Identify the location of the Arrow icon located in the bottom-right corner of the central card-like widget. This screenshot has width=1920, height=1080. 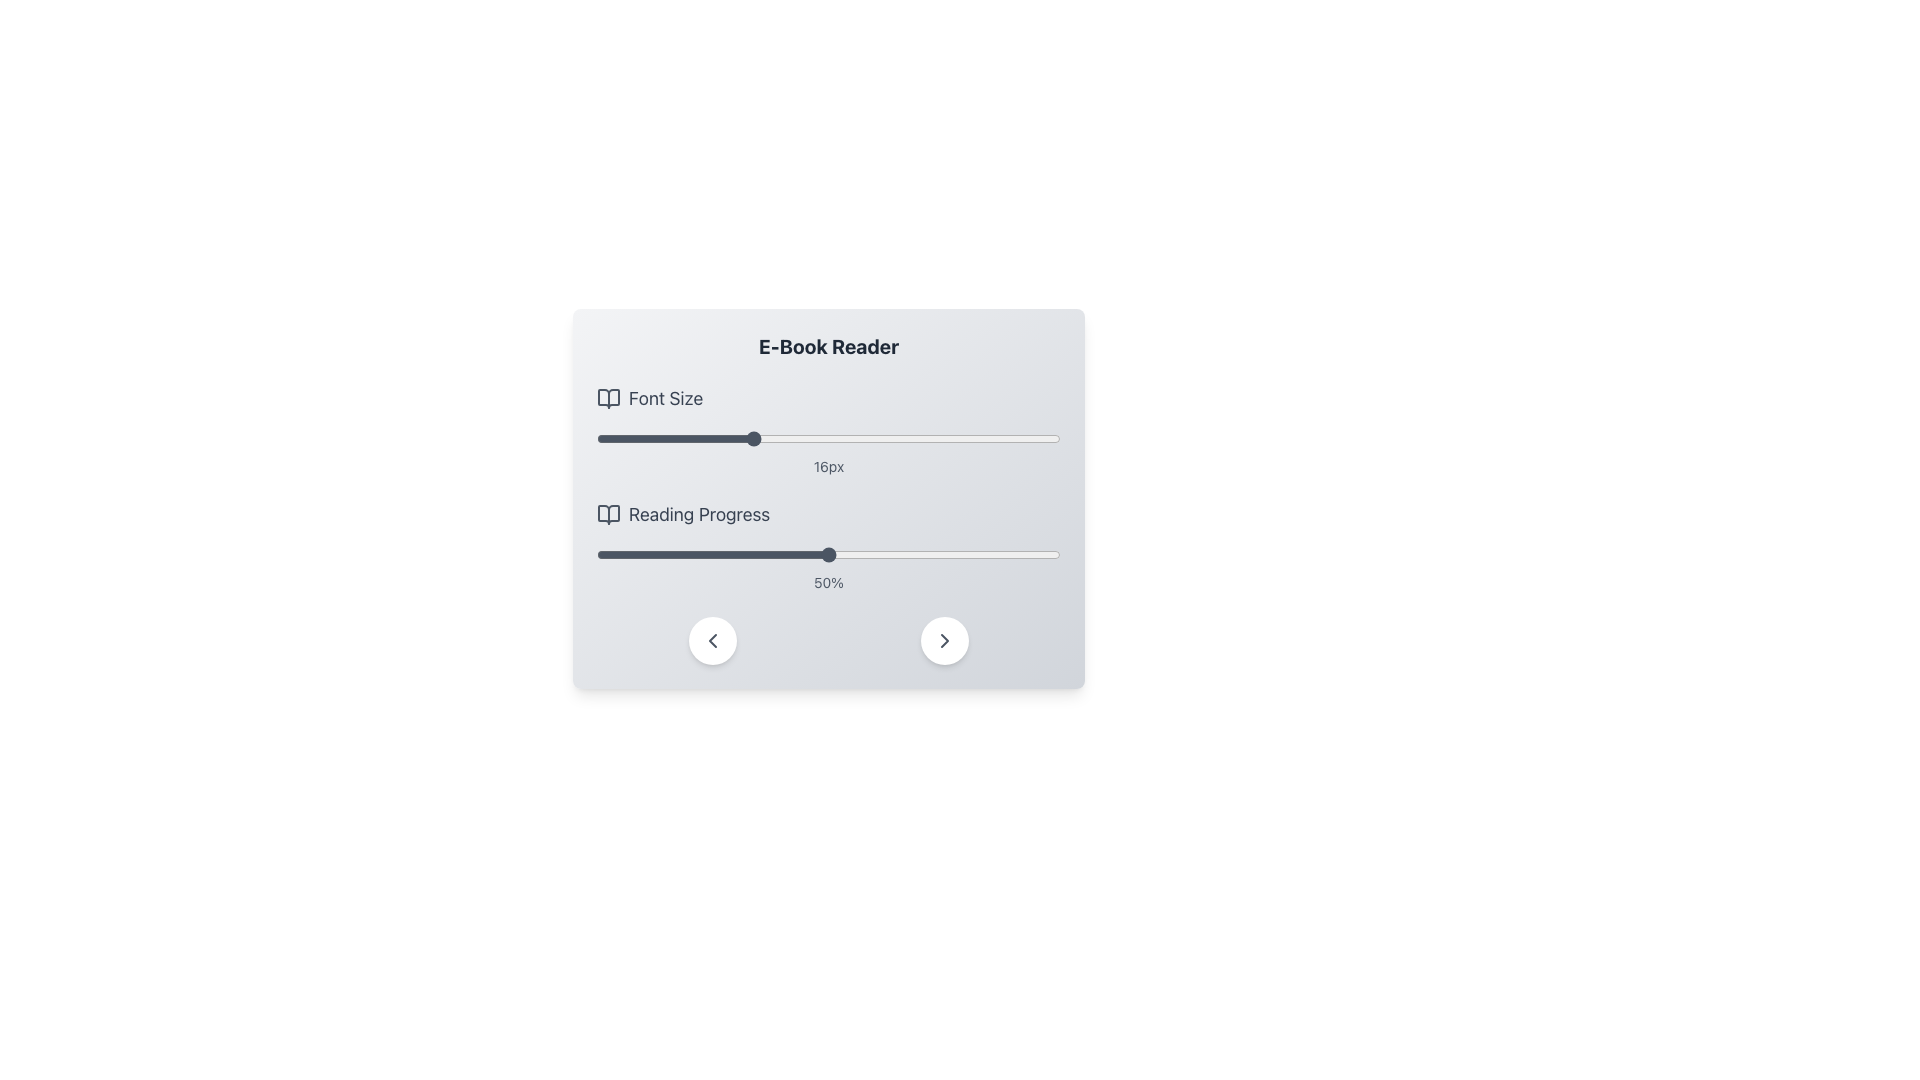
(944, 640).